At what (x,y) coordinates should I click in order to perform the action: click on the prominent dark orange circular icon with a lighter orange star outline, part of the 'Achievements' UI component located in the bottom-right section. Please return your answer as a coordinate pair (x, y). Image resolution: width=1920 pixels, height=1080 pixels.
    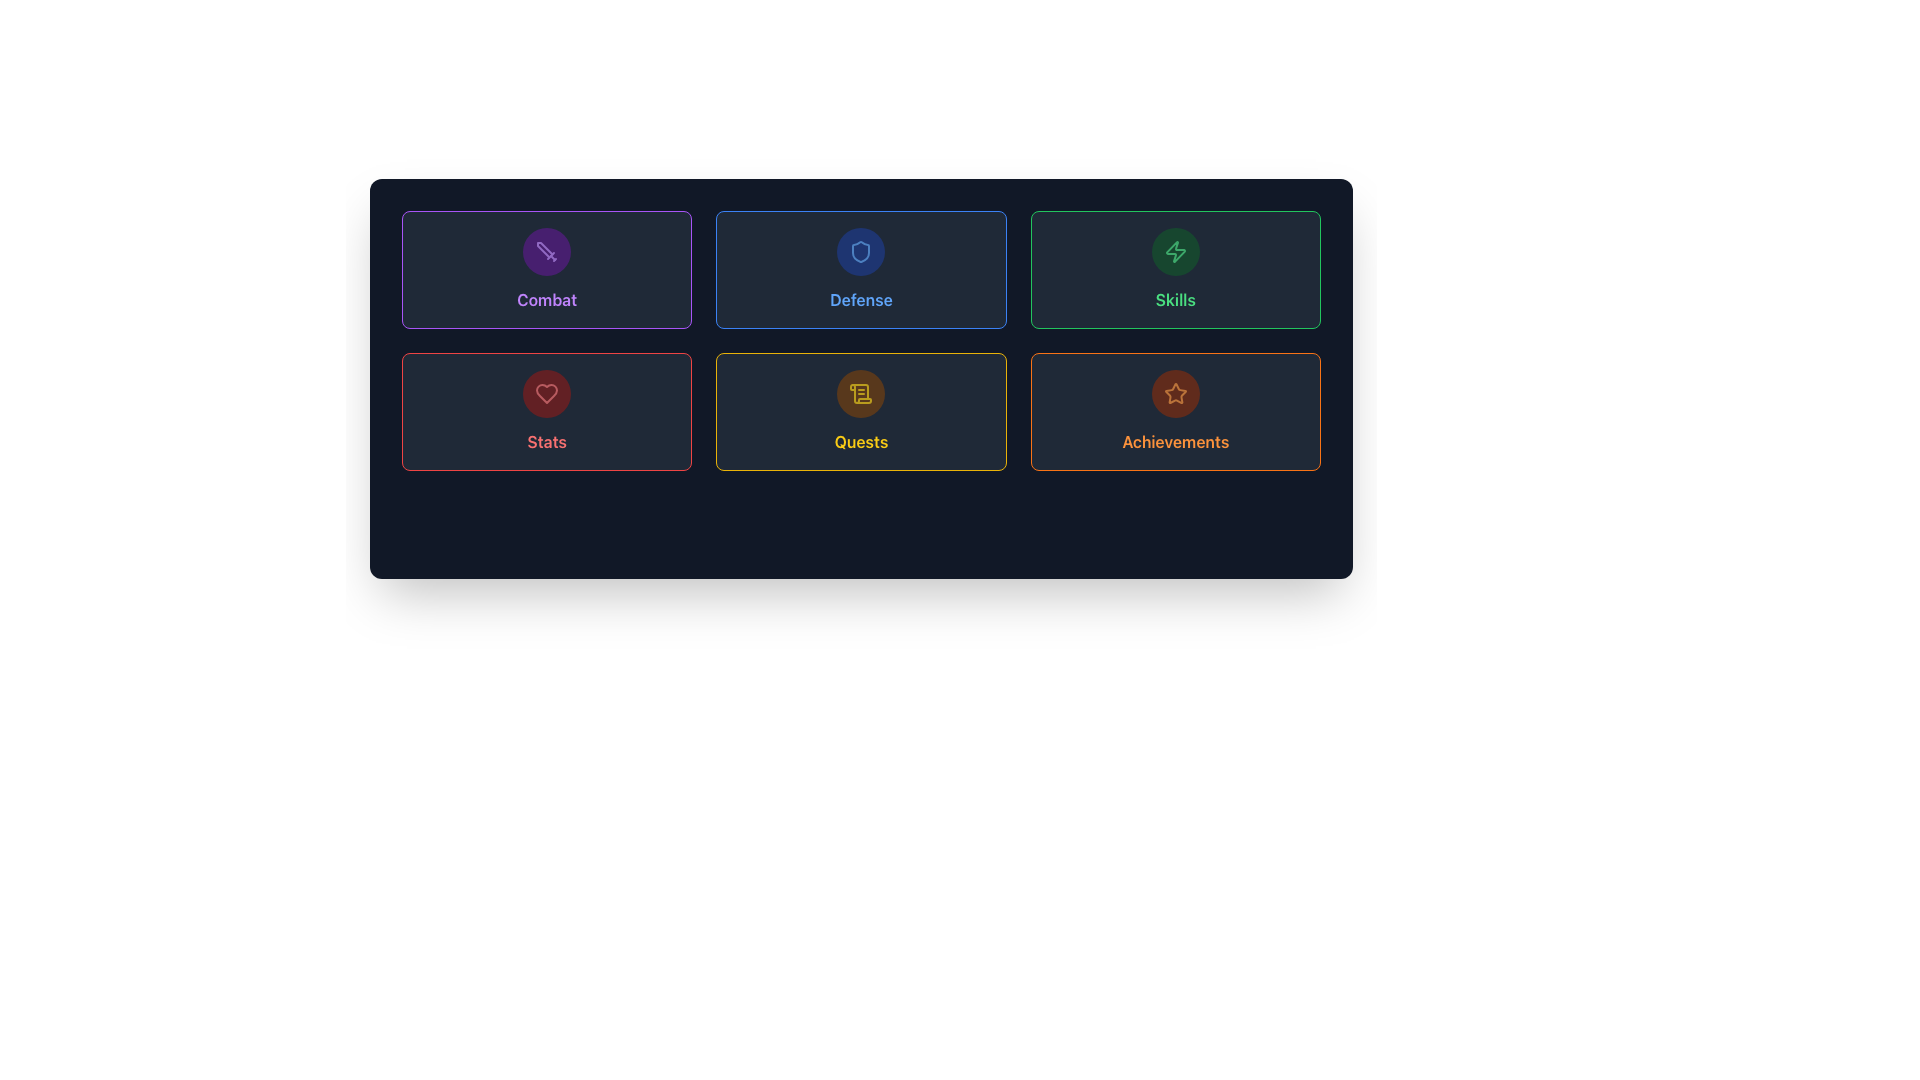
    Looking at the image, I should click on (1175, 393).